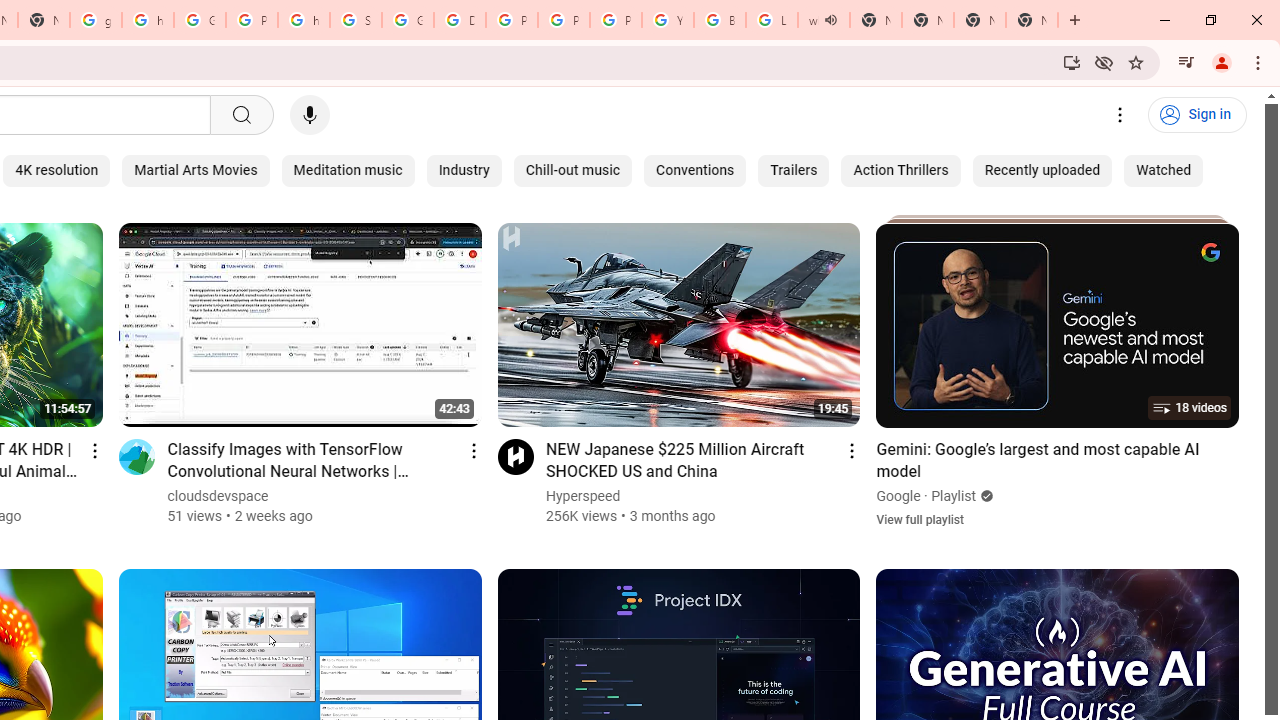 The image size is (1280, 720). What do you see at coordinates (695, 170) in the screenshot?
I see `'Conventions'` at bounding box center [695, 170].